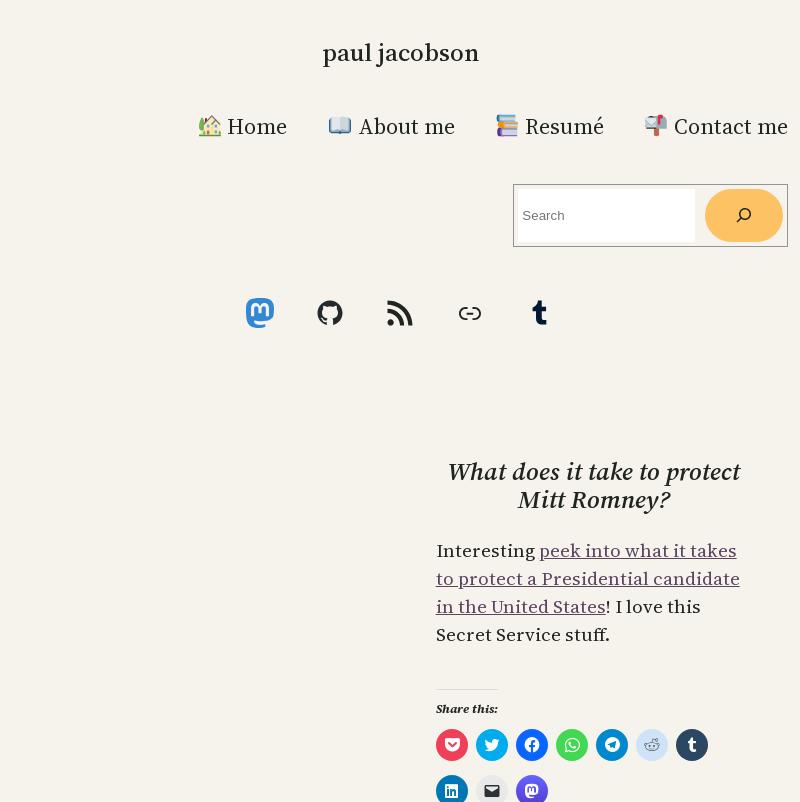 Image resolution: width=800 pixels, height=802 pixels. I want to click on '! I love this Secret Service stuff.', so click(567, 619).